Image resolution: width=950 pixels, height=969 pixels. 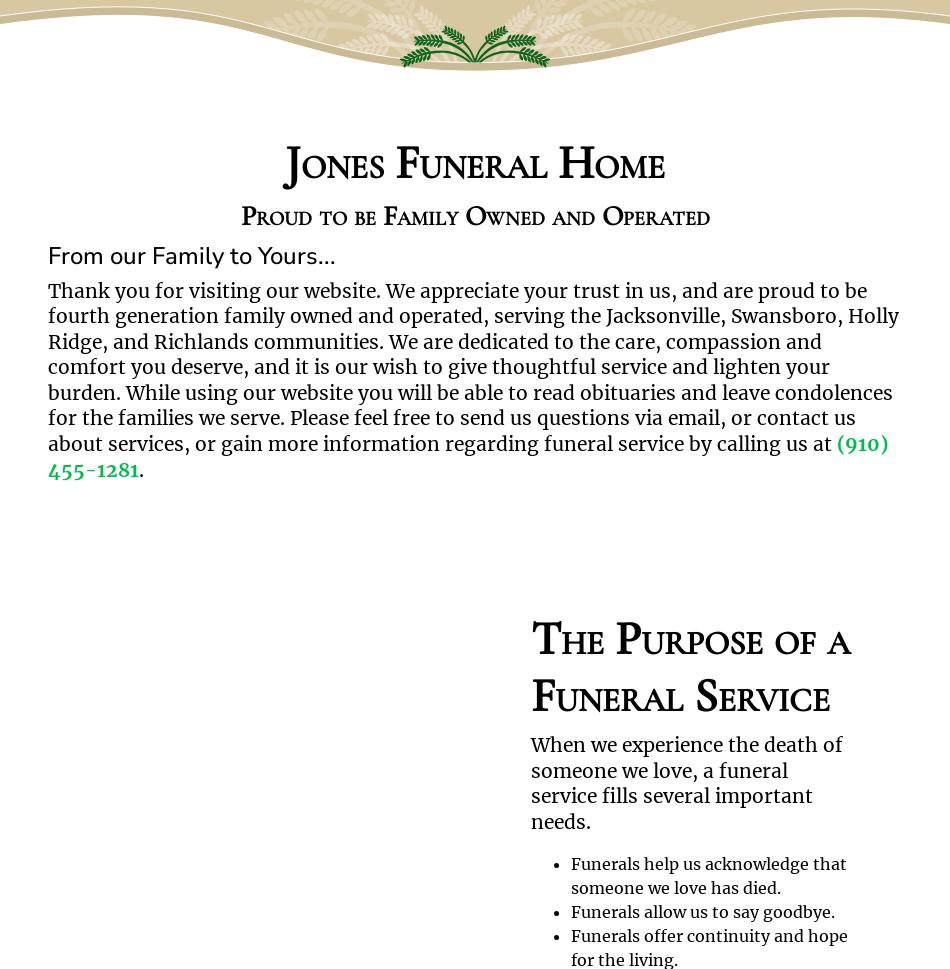 What do you see at coordinates (466, 456) in the screenshot?
I see `'(910) 455-1281'` at bounding box center [466, 456].